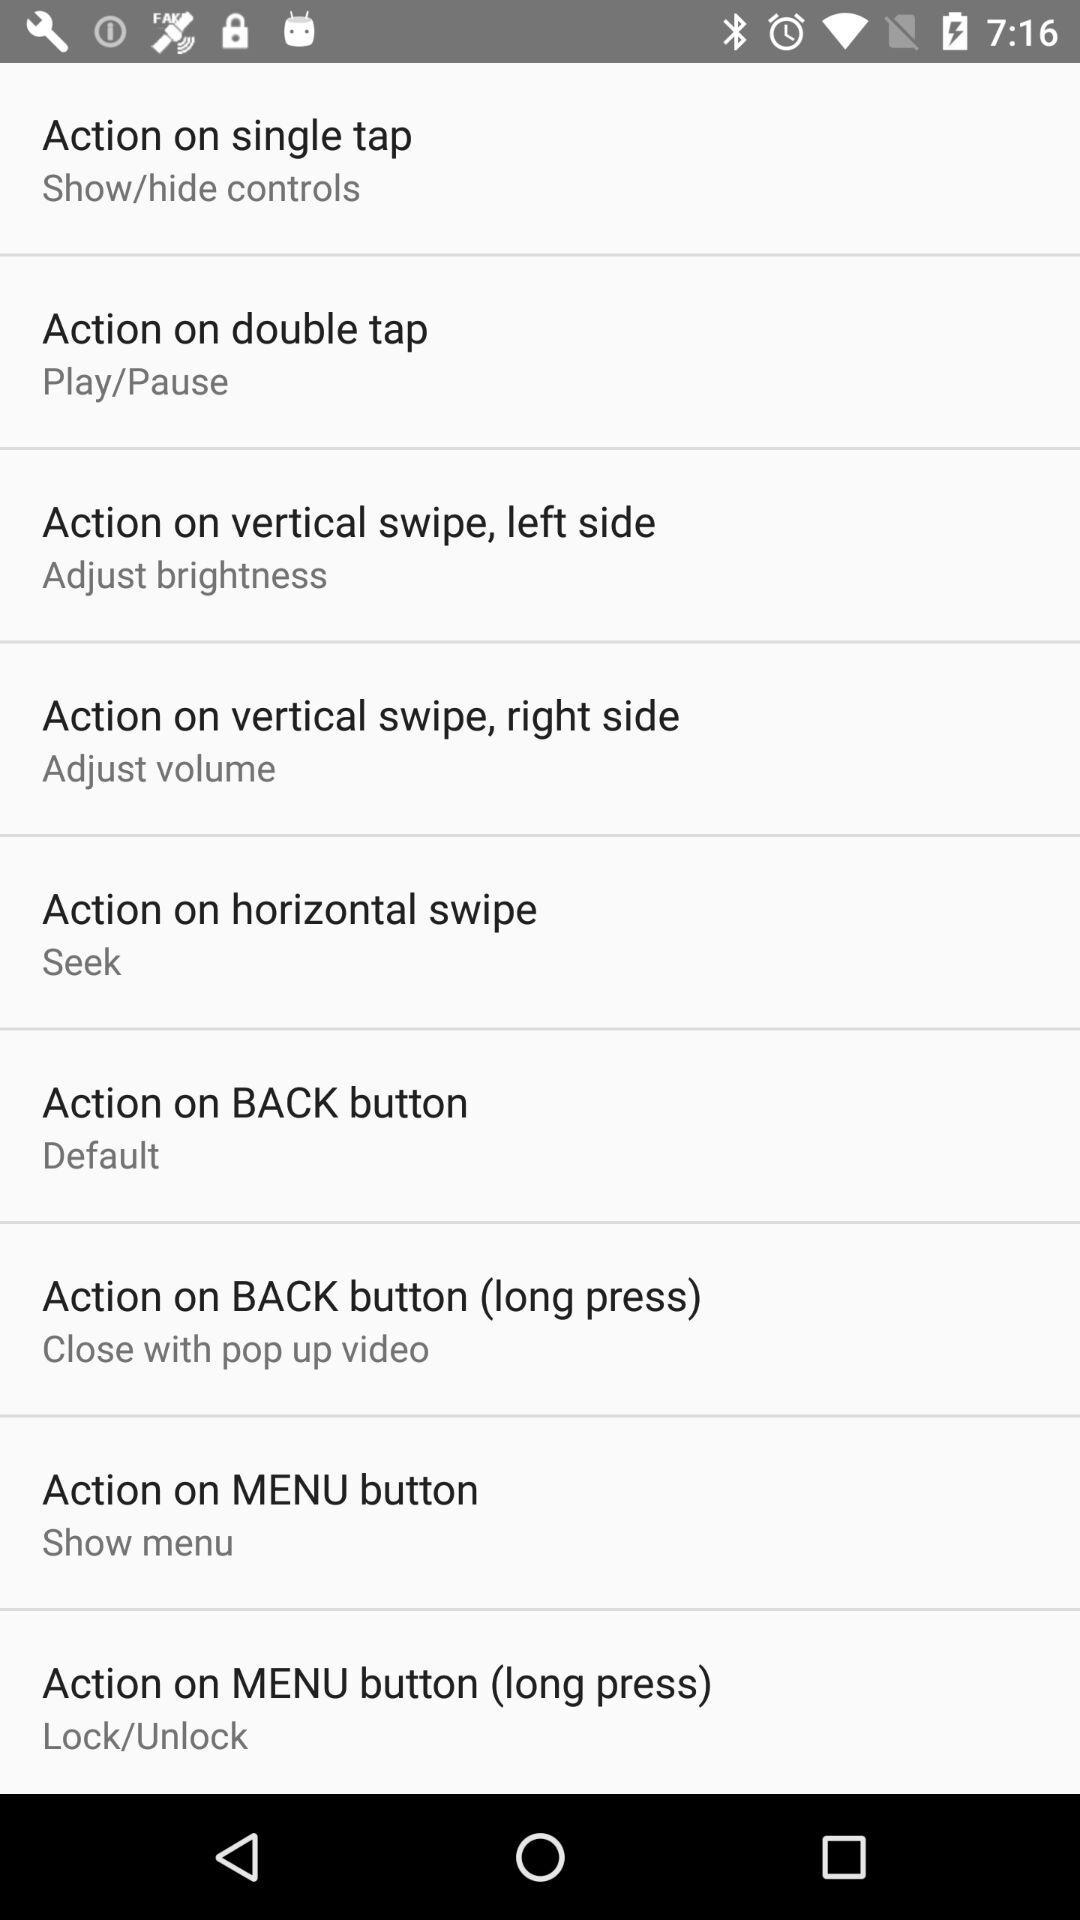 The image size is (1080, 1920). What do you see at coordinates (201, 186) in the screenshot?
I see `the app below action on single icon` at bounding box center [201, 186].